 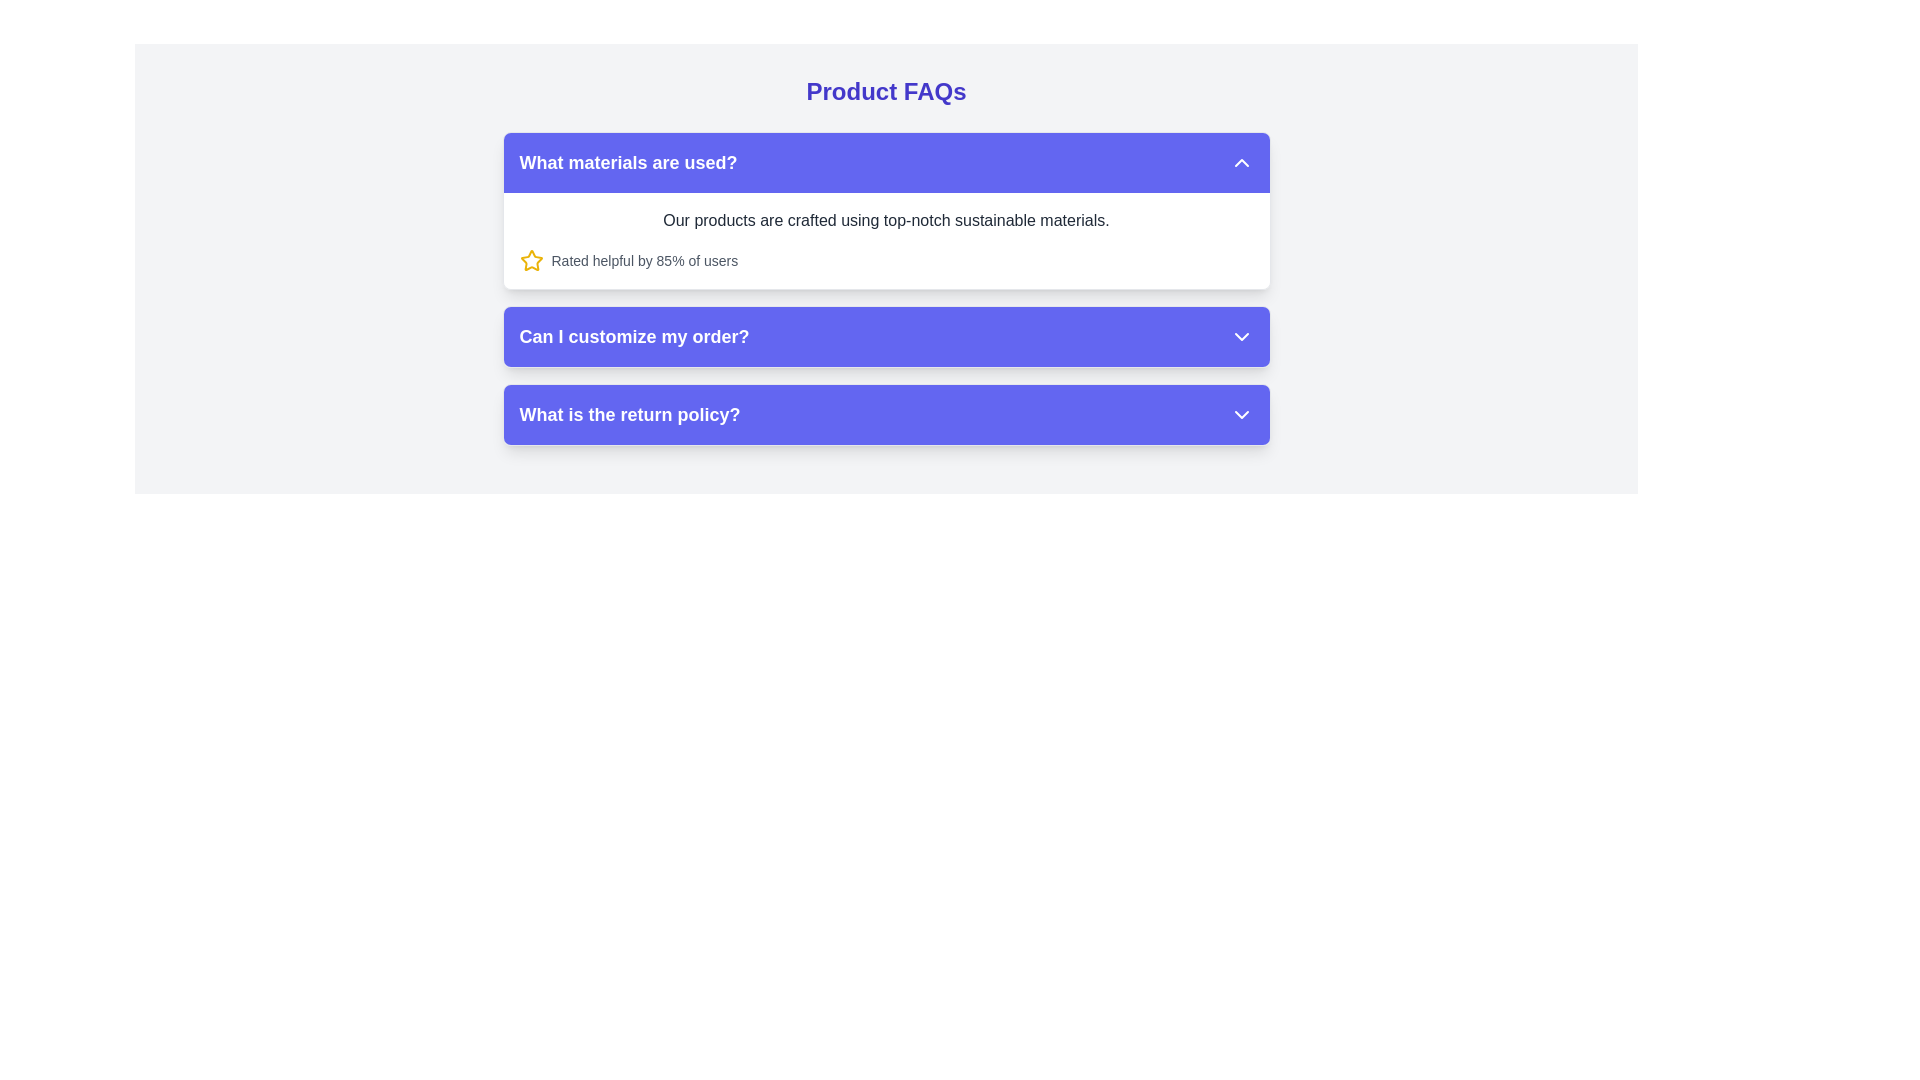 What do you see at coordinates (644, 260) in the screenshot?
I see `the Text Display element that shows user feedback percentage about the FAQ's helpfulness, located beneath the question 'What materials are used?'` at bounding box center [644, 260].